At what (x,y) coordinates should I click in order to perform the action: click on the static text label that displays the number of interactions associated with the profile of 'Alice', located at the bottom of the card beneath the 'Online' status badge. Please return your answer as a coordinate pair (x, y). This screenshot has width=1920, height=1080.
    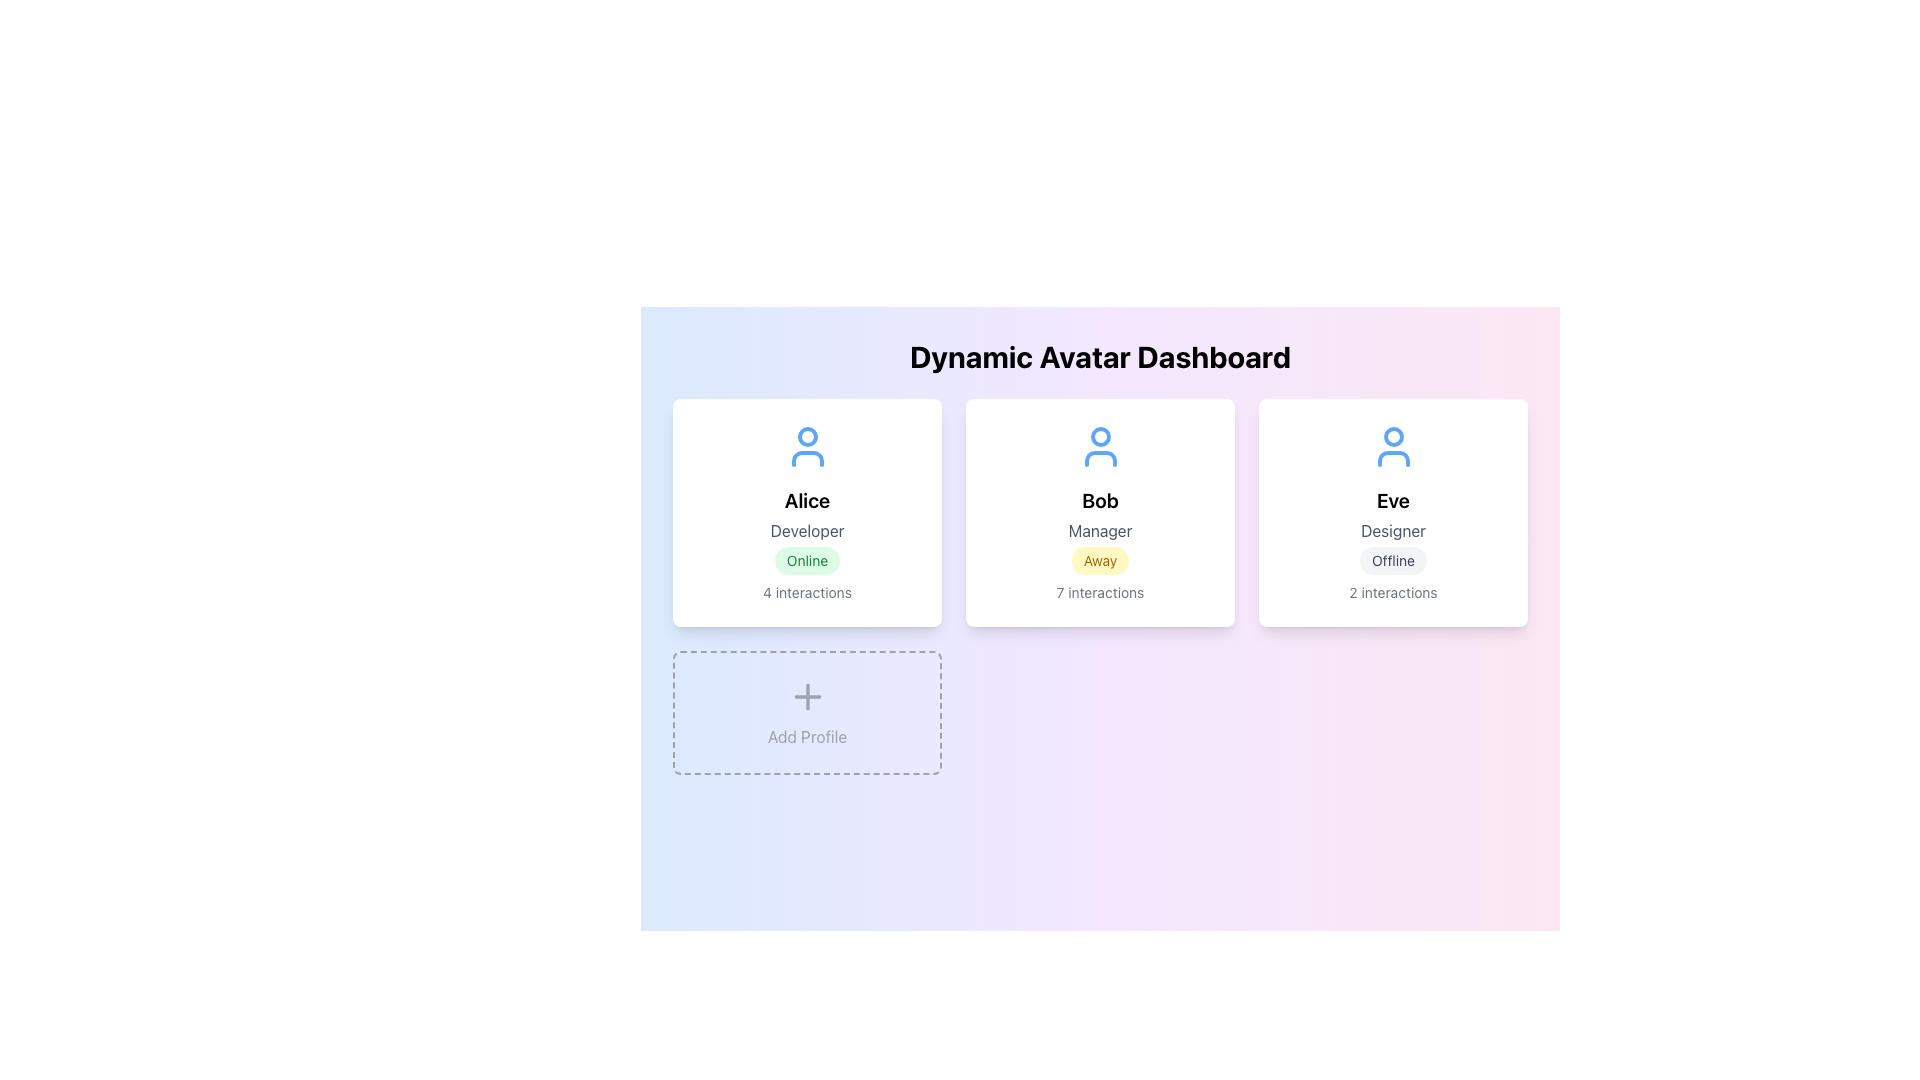
    Looking at the image, I should click on (807, 592).